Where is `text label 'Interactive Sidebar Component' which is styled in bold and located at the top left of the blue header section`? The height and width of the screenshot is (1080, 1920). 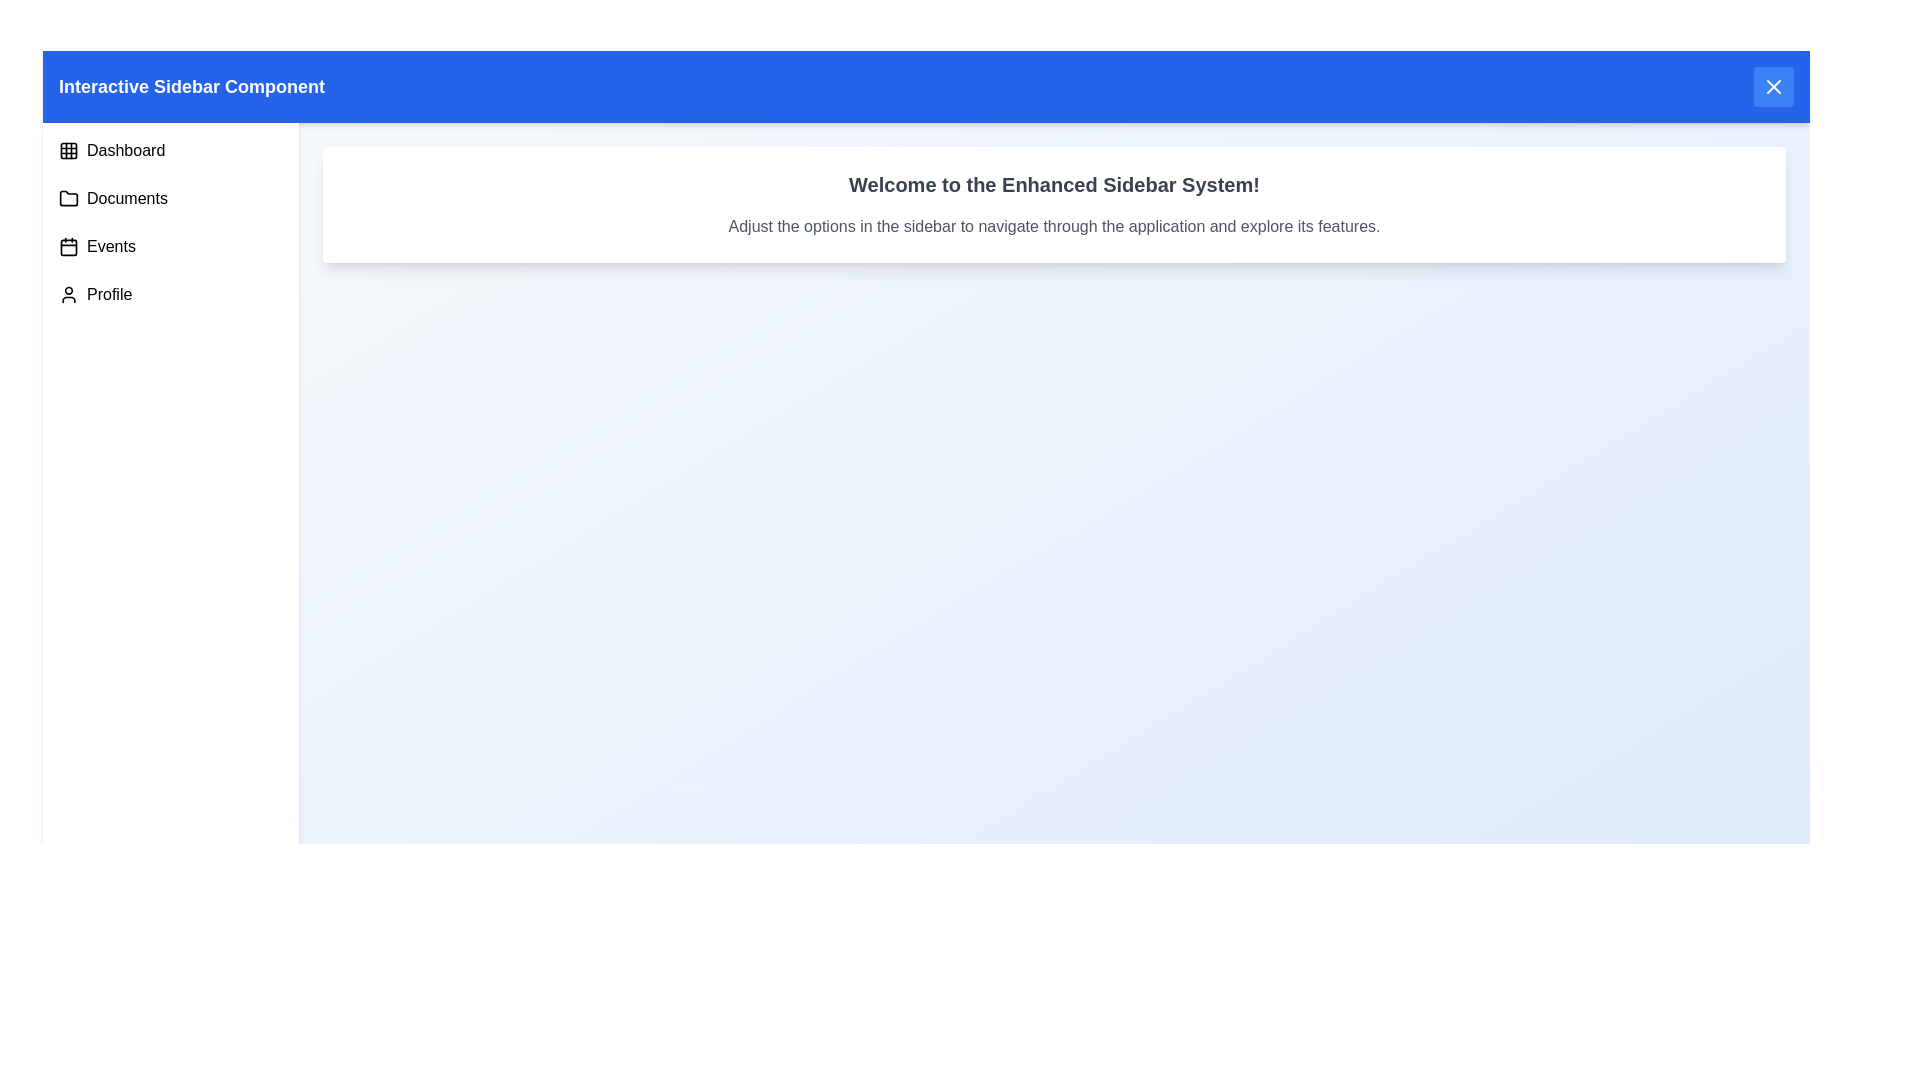 text label 'Interactive Sidebar Component' which is styled in bold and located at the top left of the blue header section is located at coordinates (192, 86).